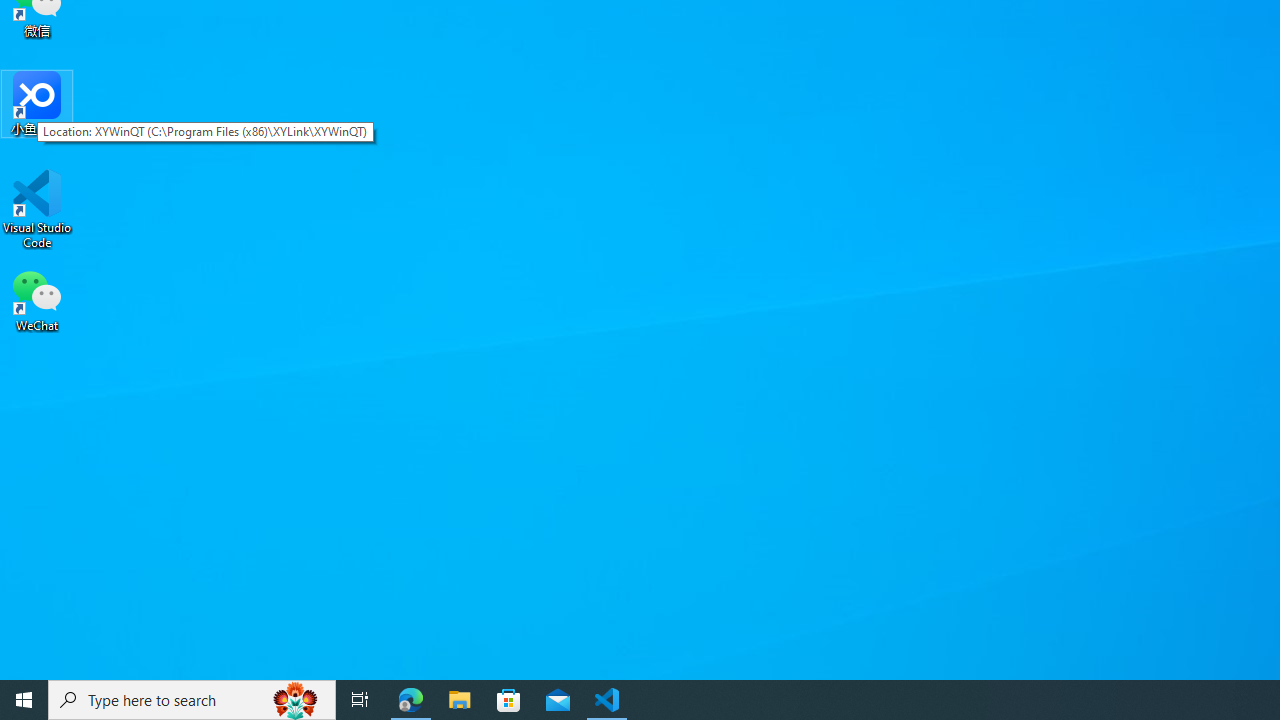  What do you see at coordinates (24, 698) in the screenshot?
I see `'Start'` at bounding box center [24, 698].